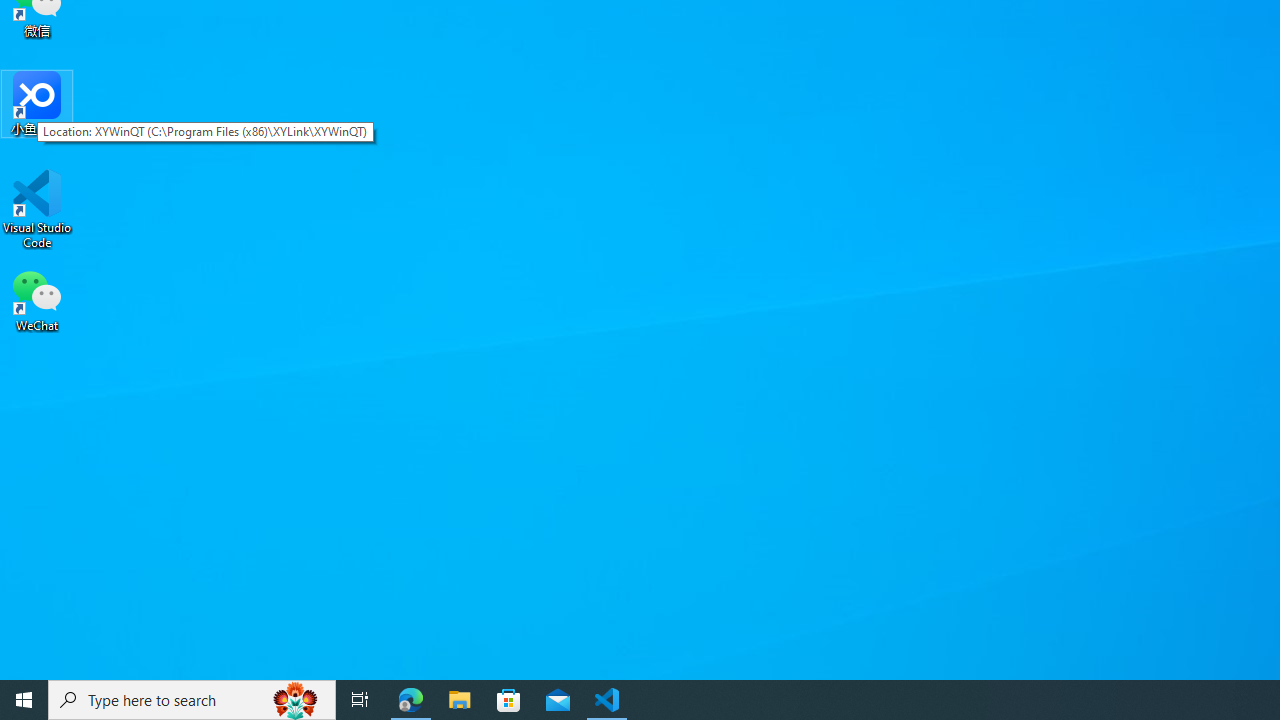  What do you see at coordinates (24, 698) in the screenshot?
I see `'Start'` at bounding box center [24, 698].